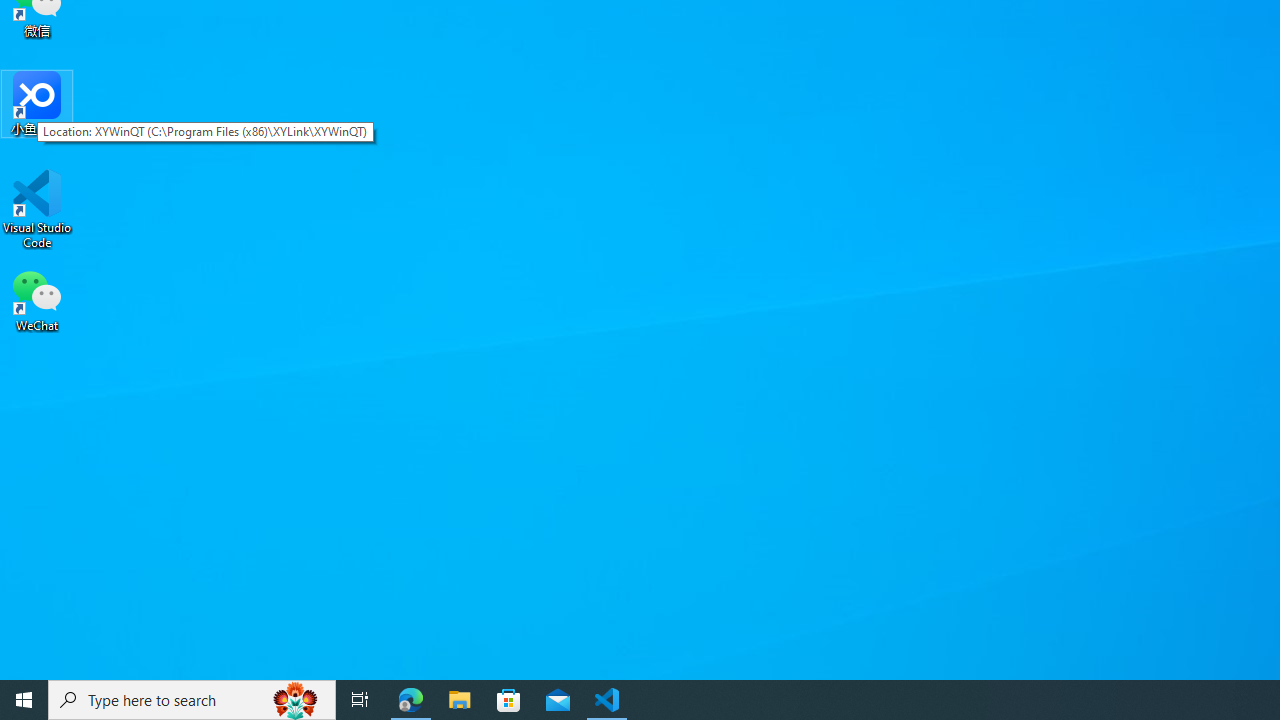  What do you see at coordinates (24, 698) in the screenshot?
I see `'Start'` at bounding box center [24, 698].